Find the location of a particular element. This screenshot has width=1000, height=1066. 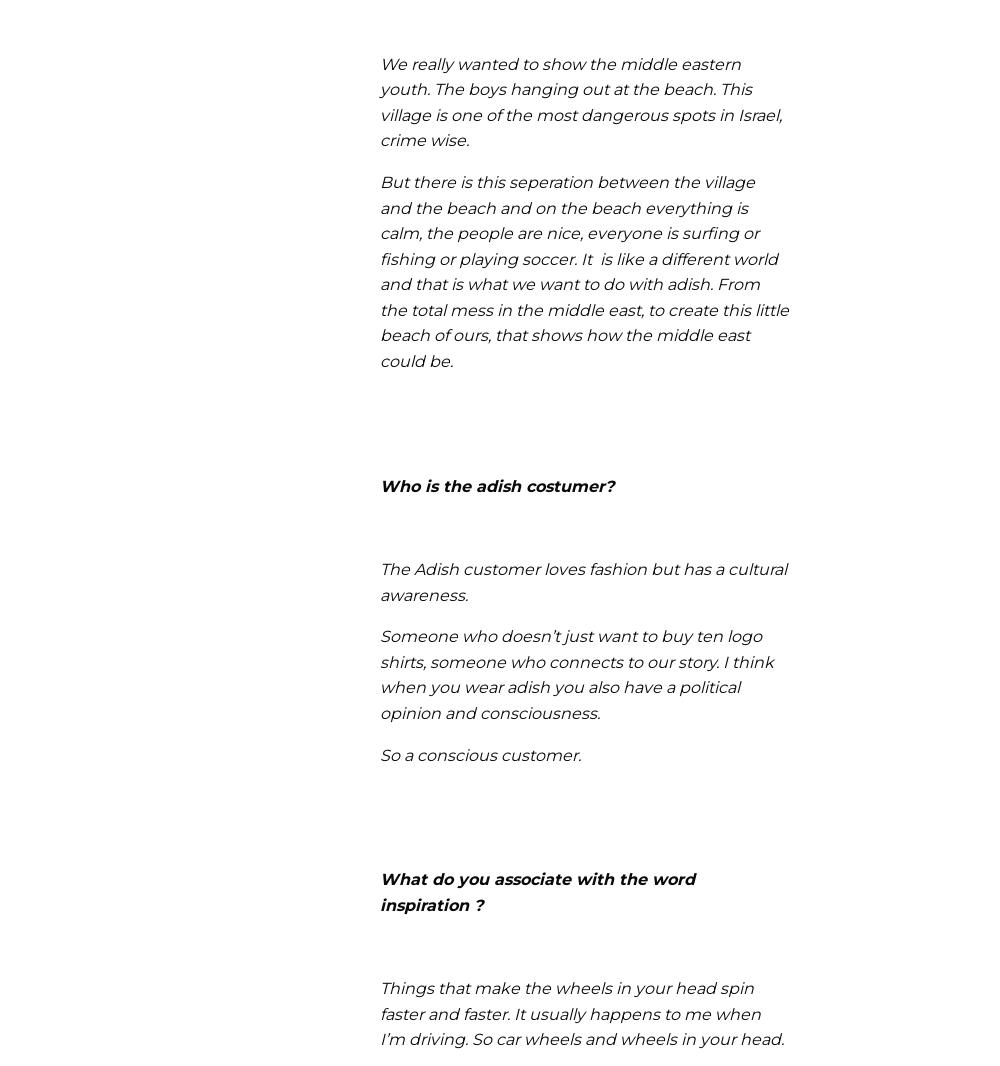

'Things that make the wheels in your head spin faster and faster.' is located at coordinates (566, 1000).